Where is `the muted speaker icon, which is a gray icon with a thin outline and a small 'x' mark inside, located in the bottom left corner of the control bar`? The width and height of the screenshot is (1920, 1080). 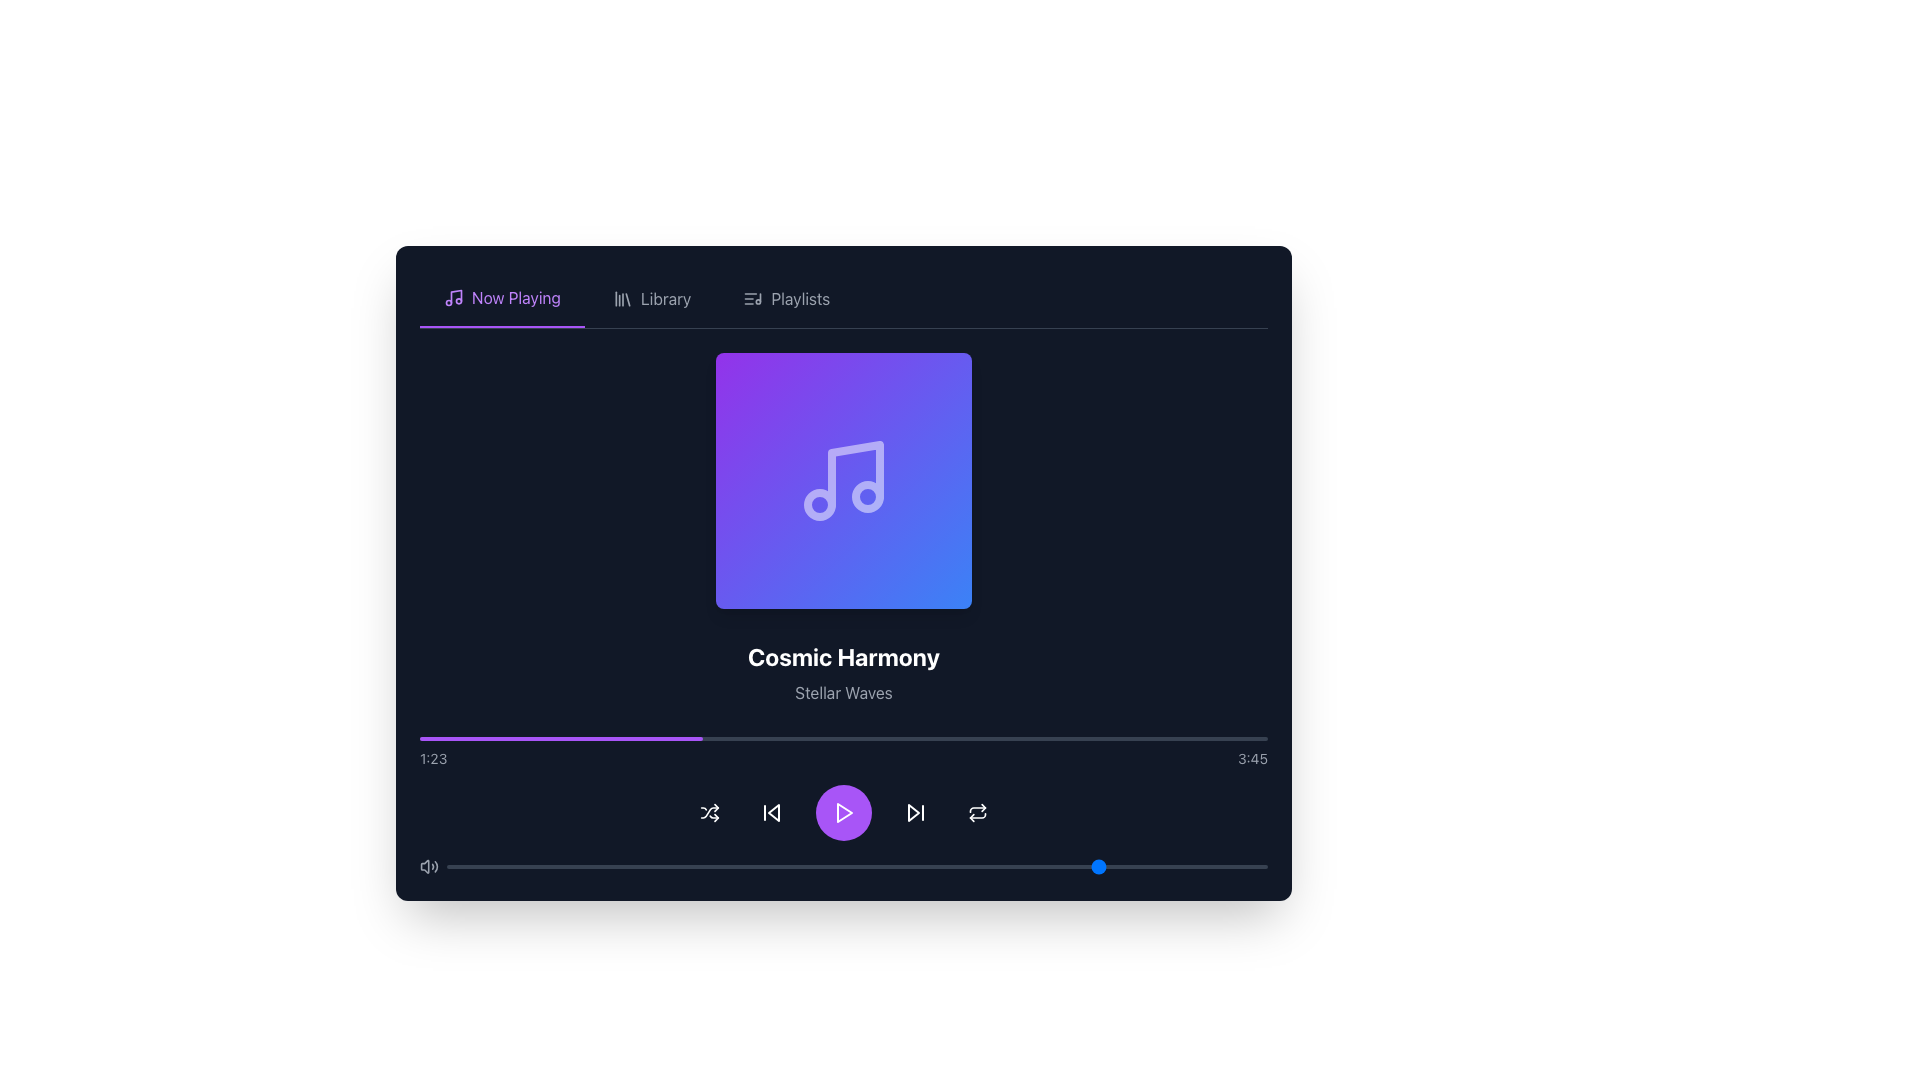
the muted speaker icon, which is a gray icon with a thin outline and a small 'x' mark inside, located in the bottom left corner of the control bar is located at coordinates (424, 866).